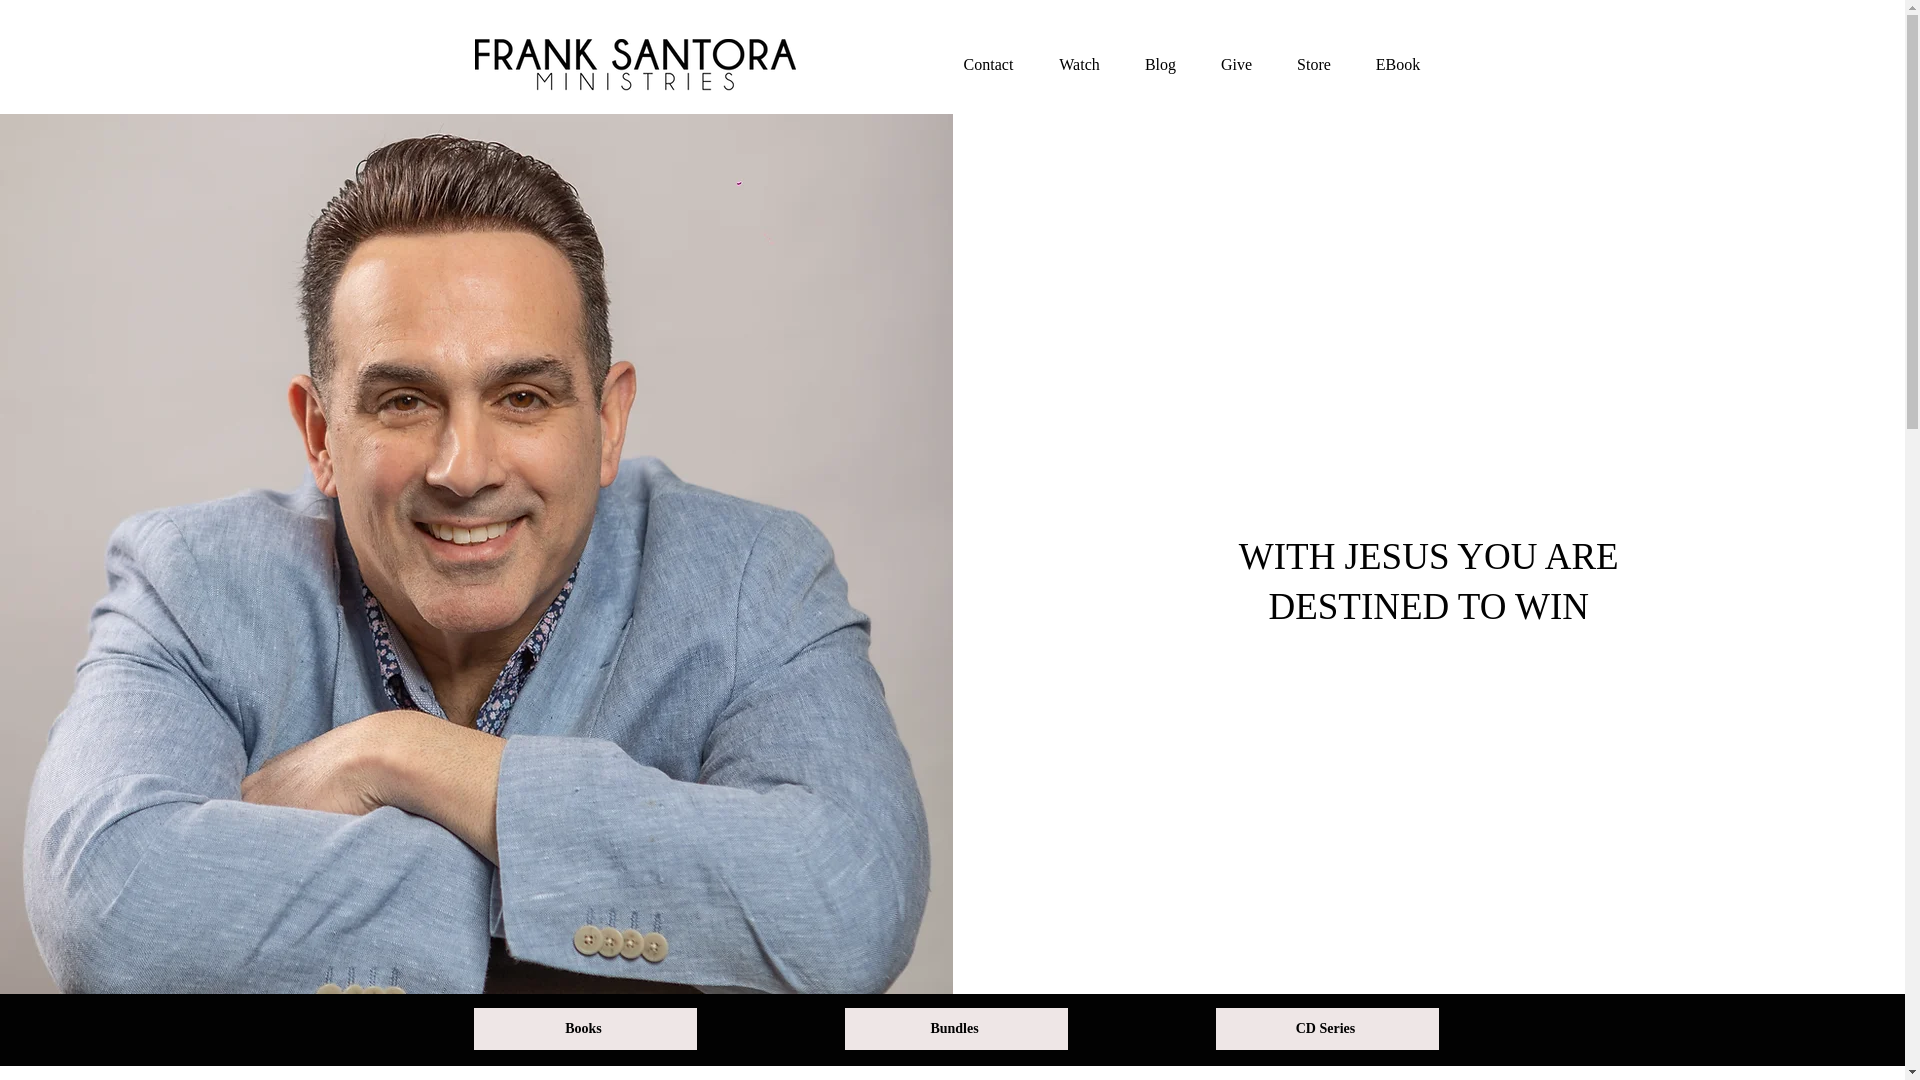  What do you see at coordinates (988, 64) in the screenshot?
I see `'Contact'` at bounding box center [988, 64].